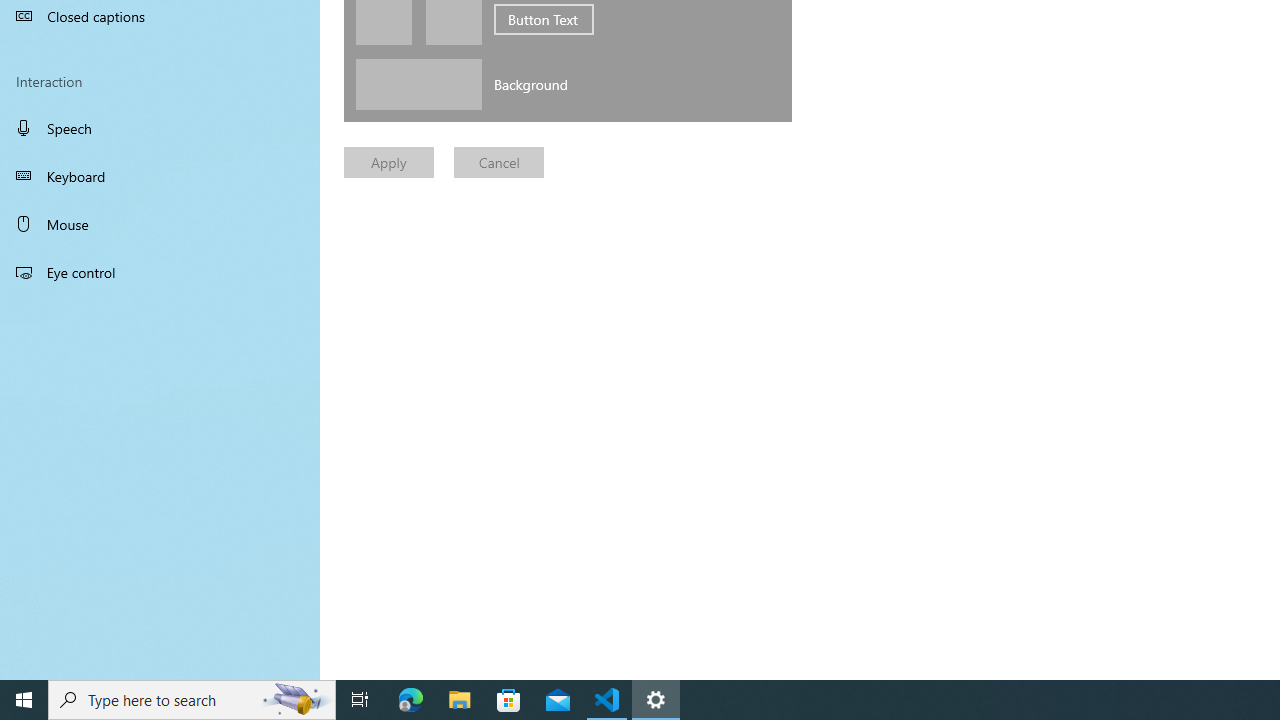 The width and height of the screenshot is (1280, 720). What do you see at coordinates (160, 271) in the screenshot?
I see `'Eye control'` at bounding box center [160, 271].